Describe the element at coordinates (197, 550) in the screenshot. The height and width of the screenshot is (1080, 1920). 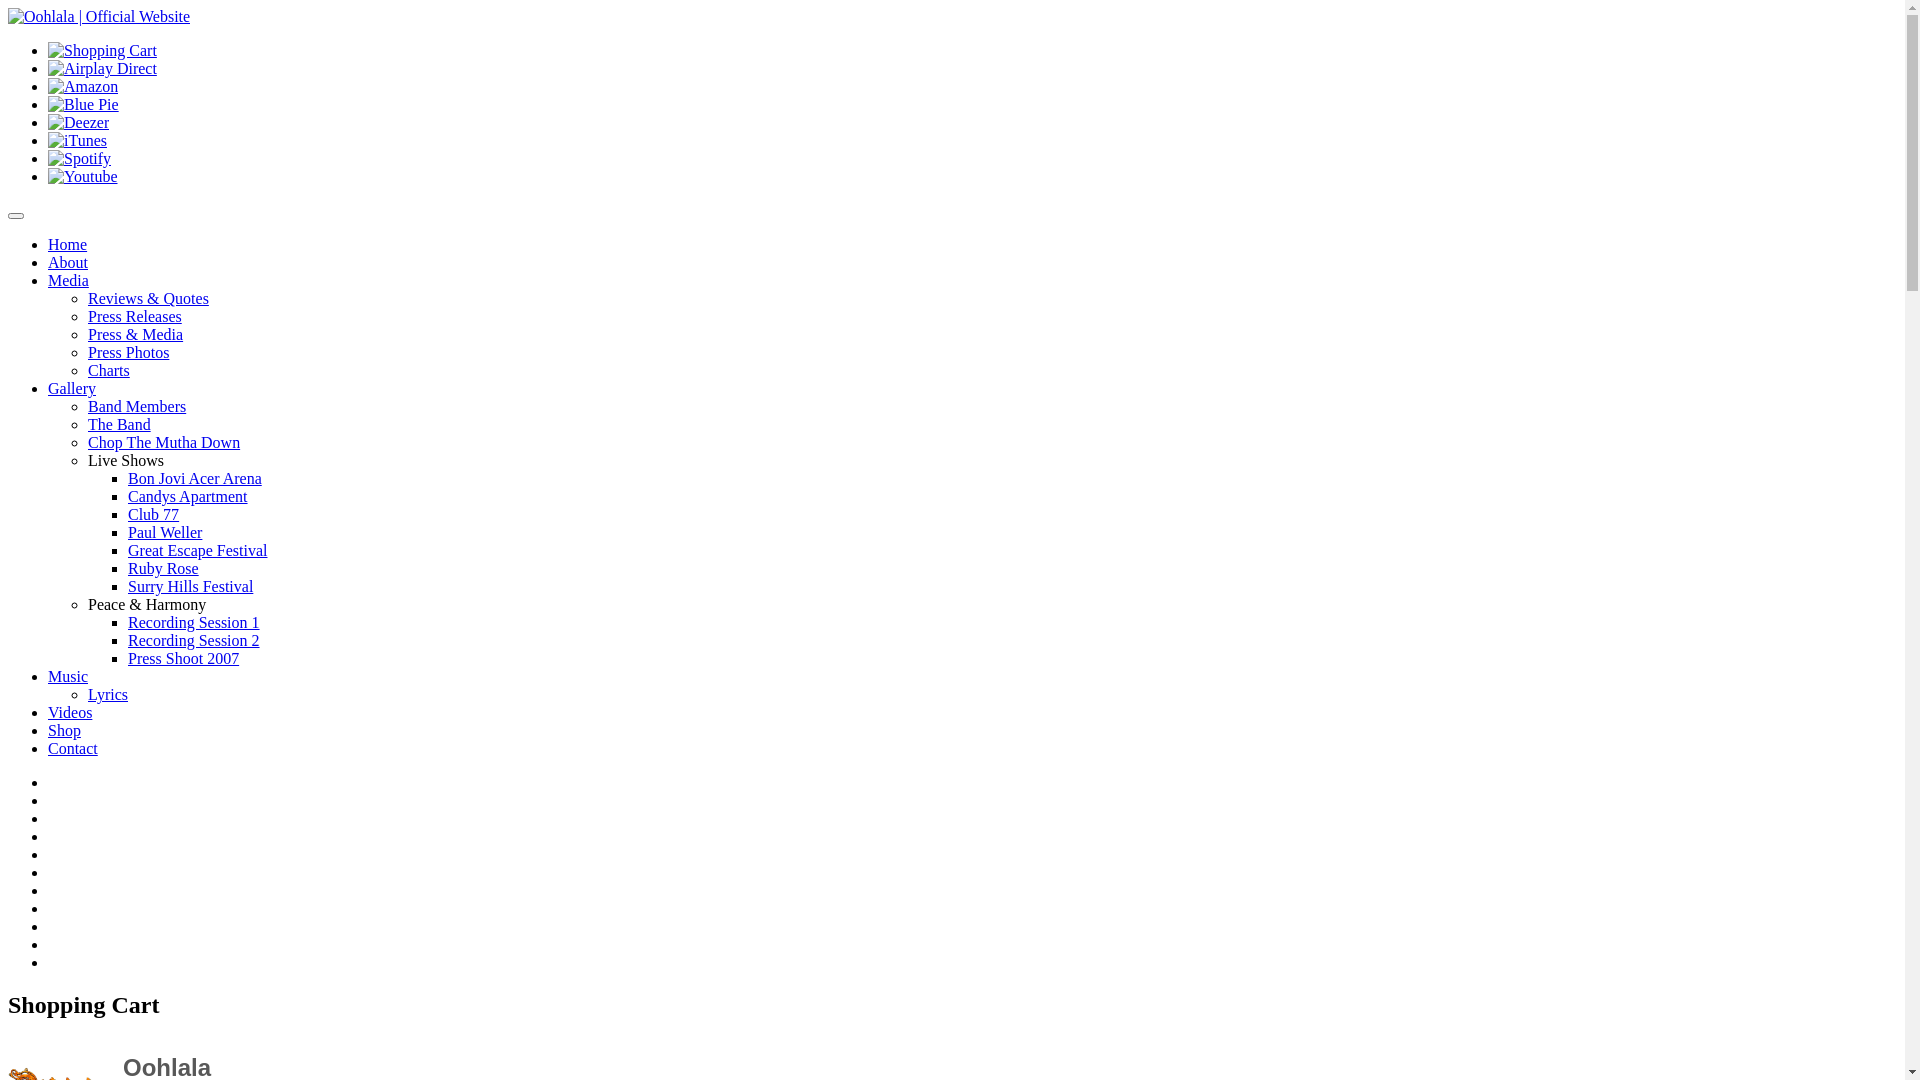
I see `'Great Escape Festival'` at that location.